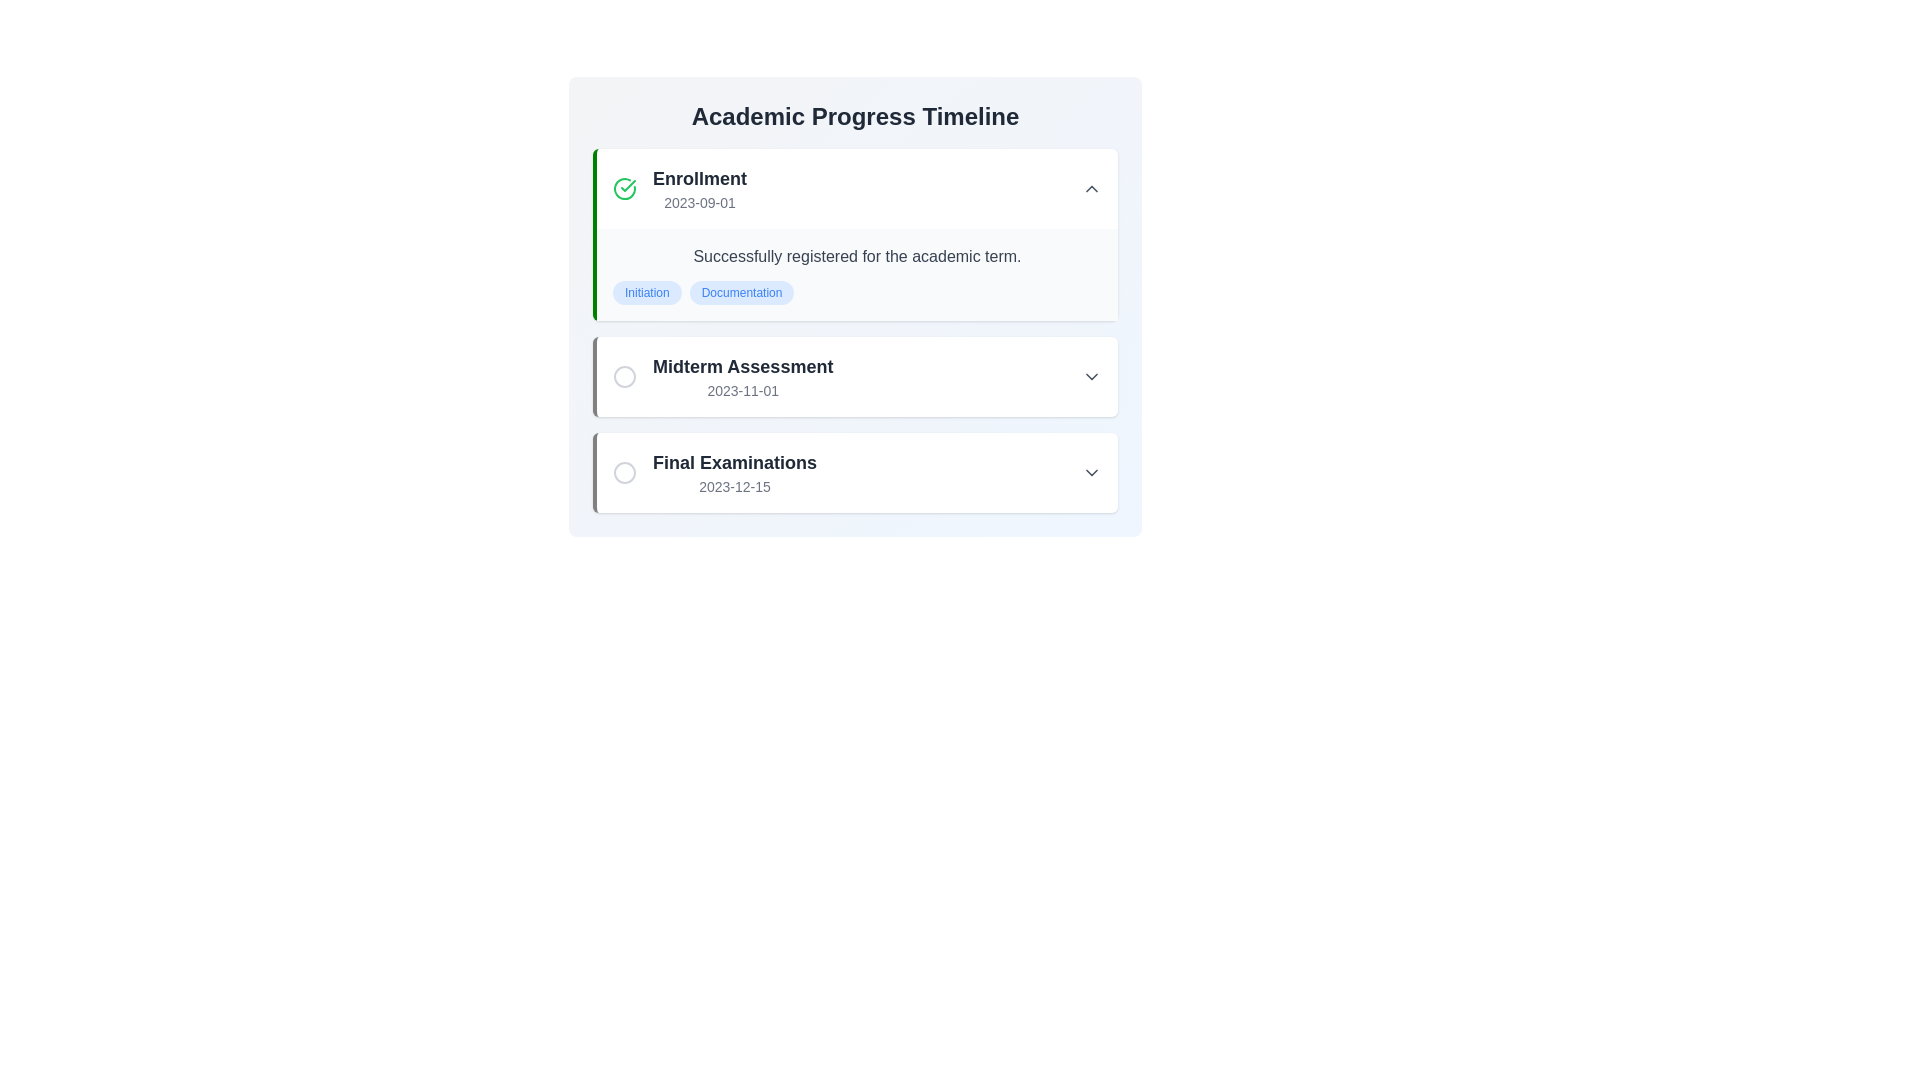  Describe the element at coordinates (1090, 377) in the screenshot. I see `the downward chevron icon located within the gray rectangular section labeled 'Midterm Assessment 2023-11-01'` at that location.